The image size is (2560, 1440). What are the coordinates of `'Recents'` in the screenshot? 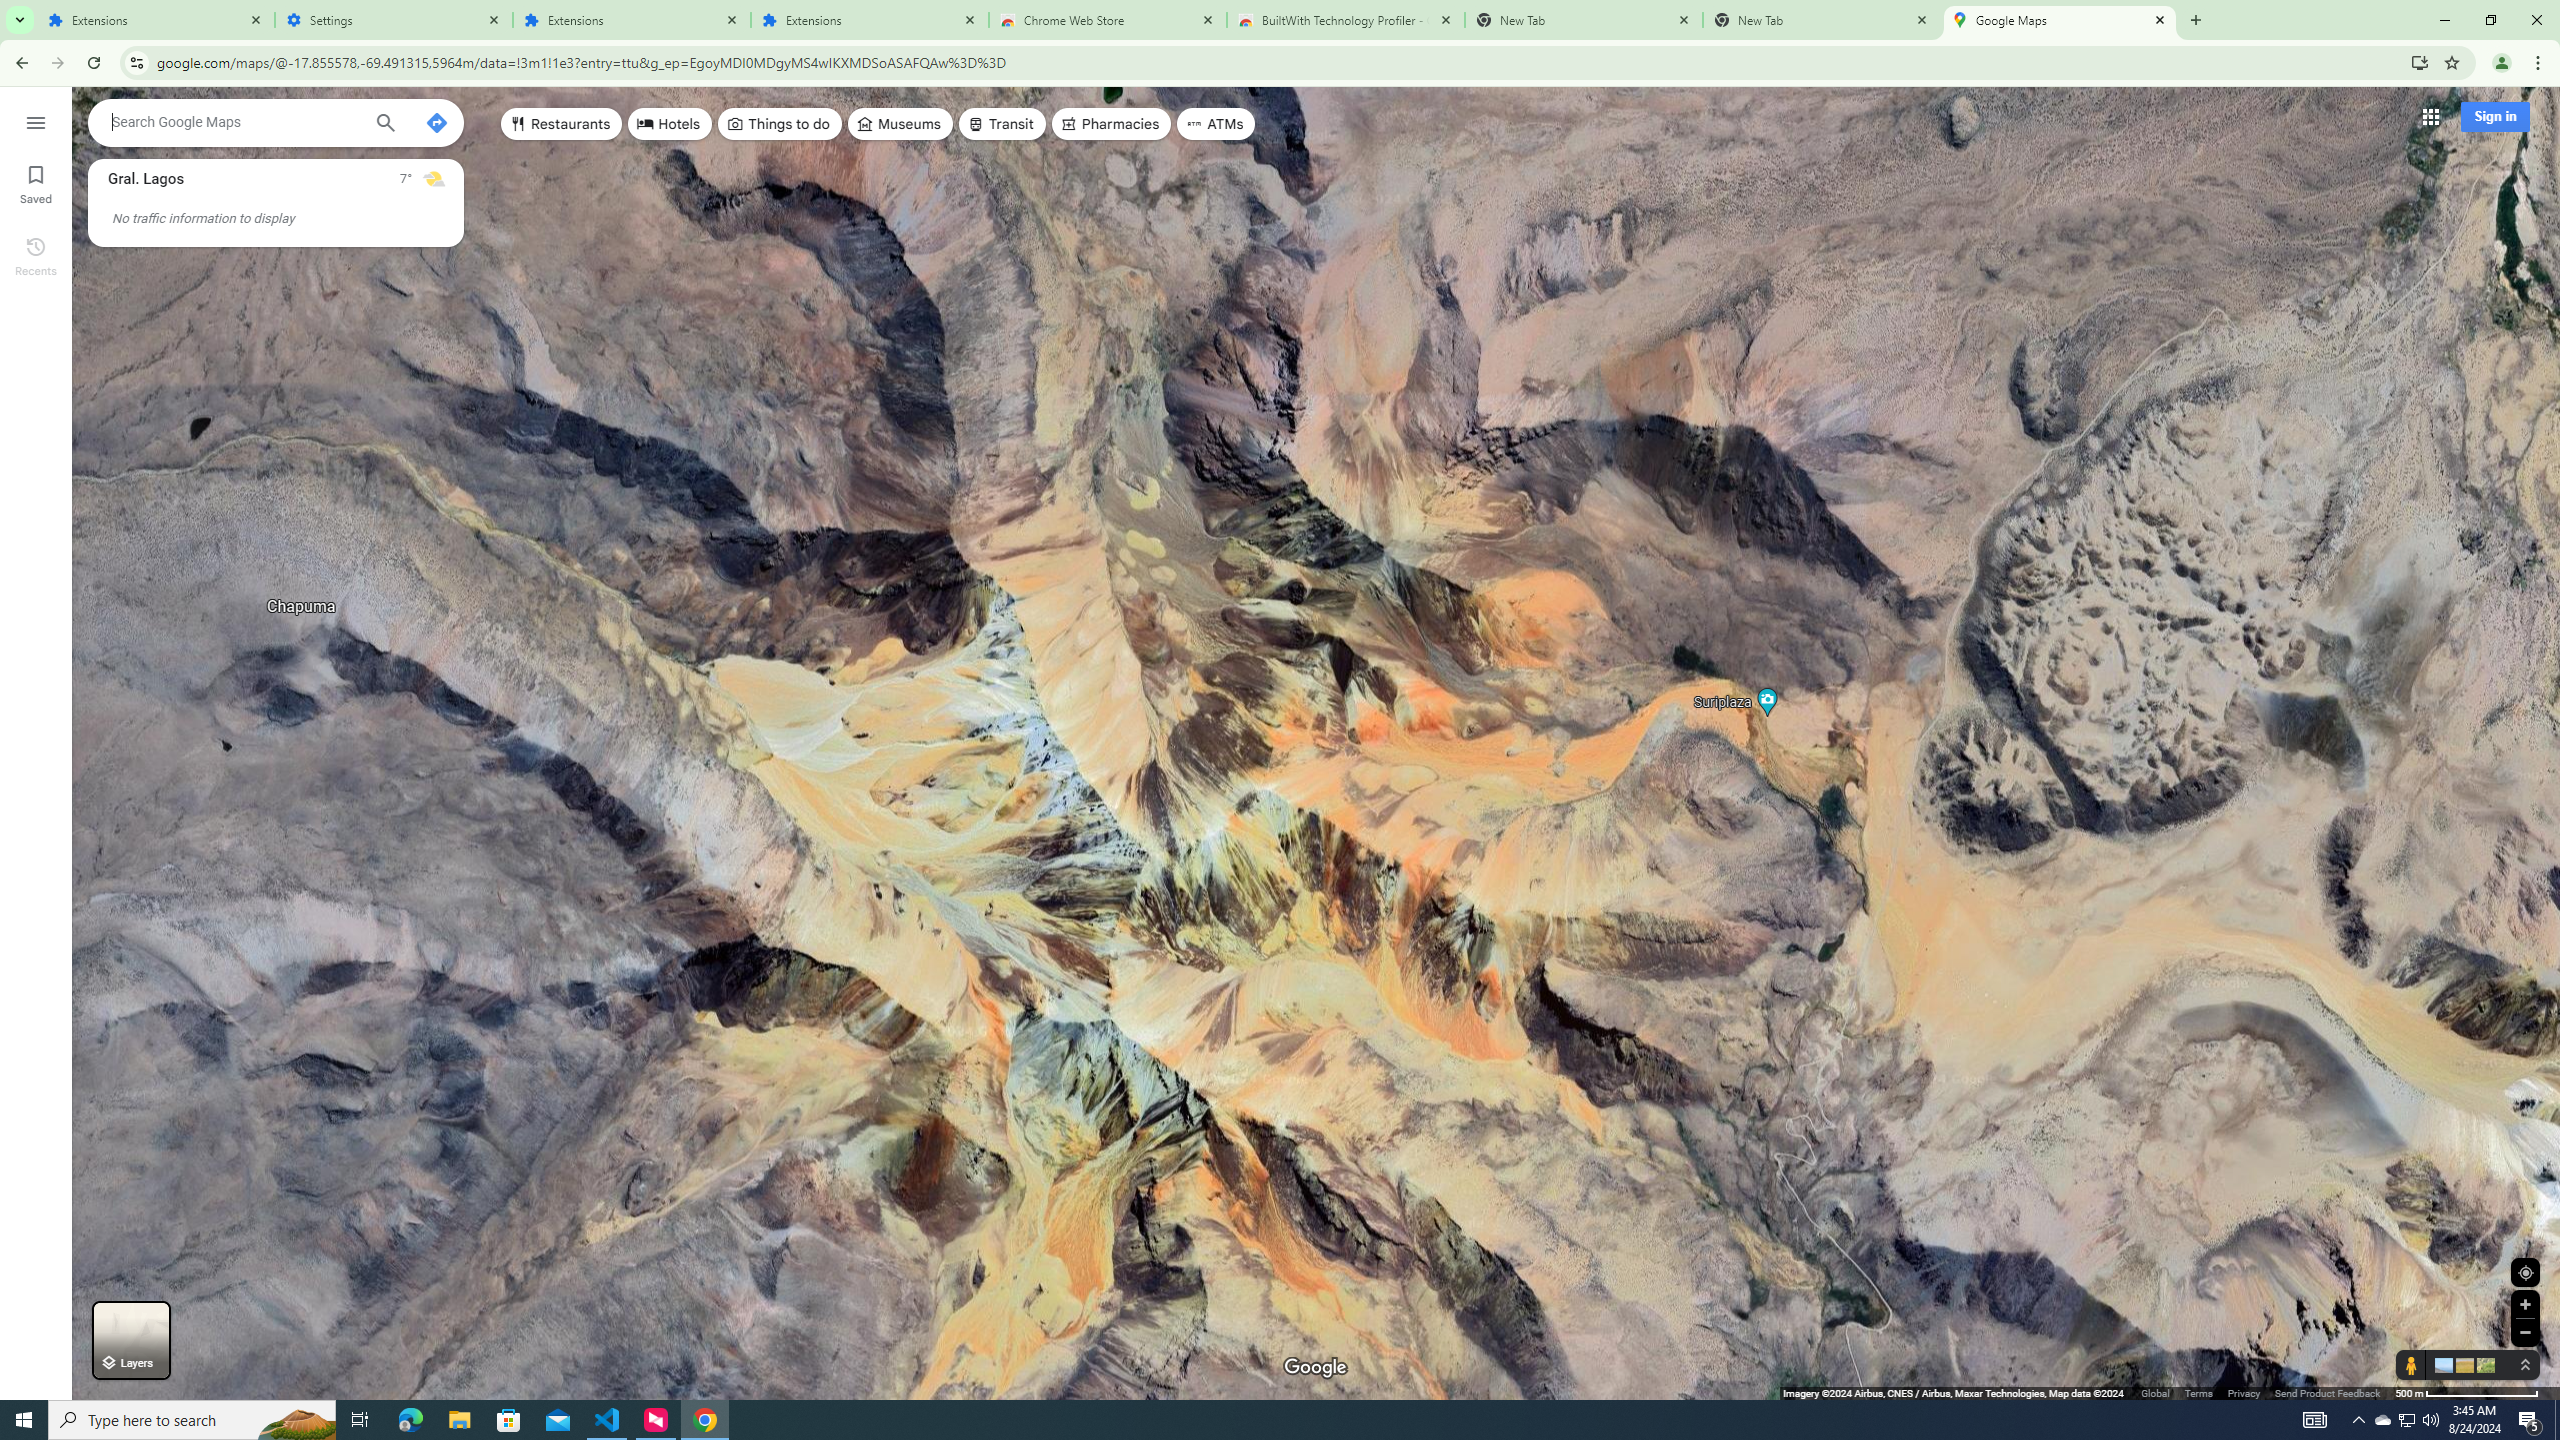 It's located at (34, 254).